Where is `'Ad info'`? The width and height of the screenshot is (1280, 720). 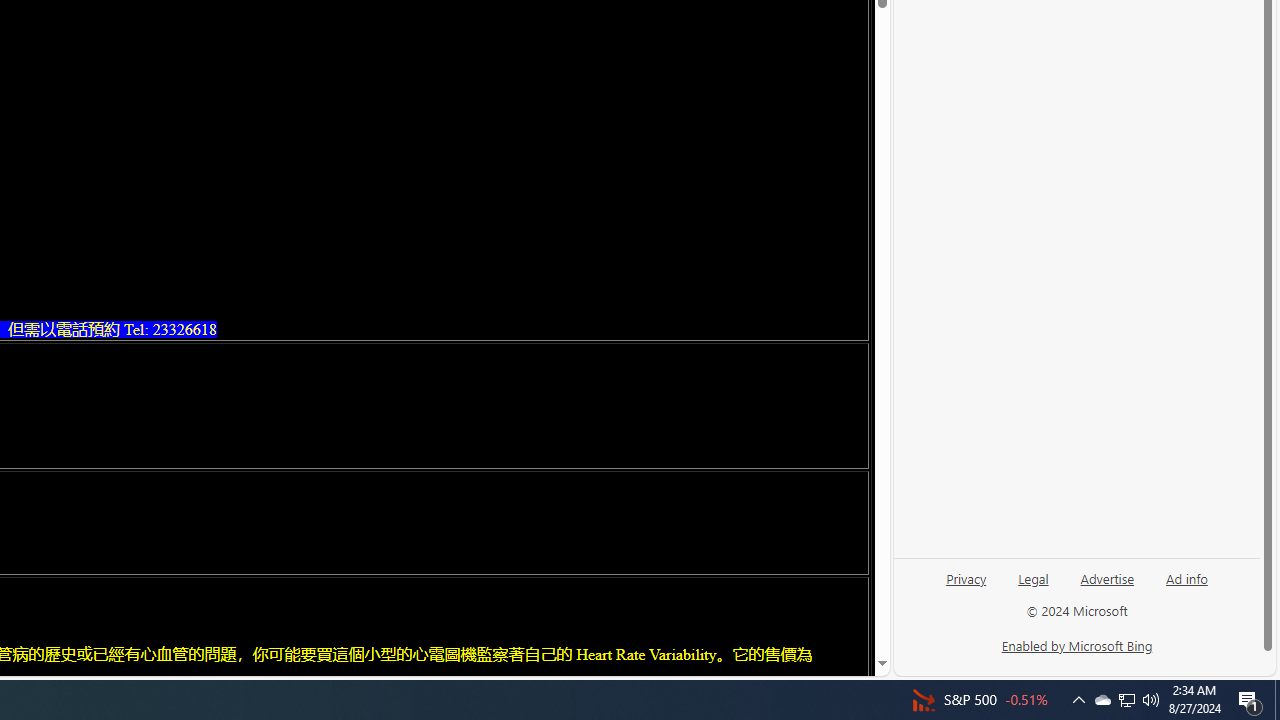
'Ad info' is located at coordinates (1187, 577).